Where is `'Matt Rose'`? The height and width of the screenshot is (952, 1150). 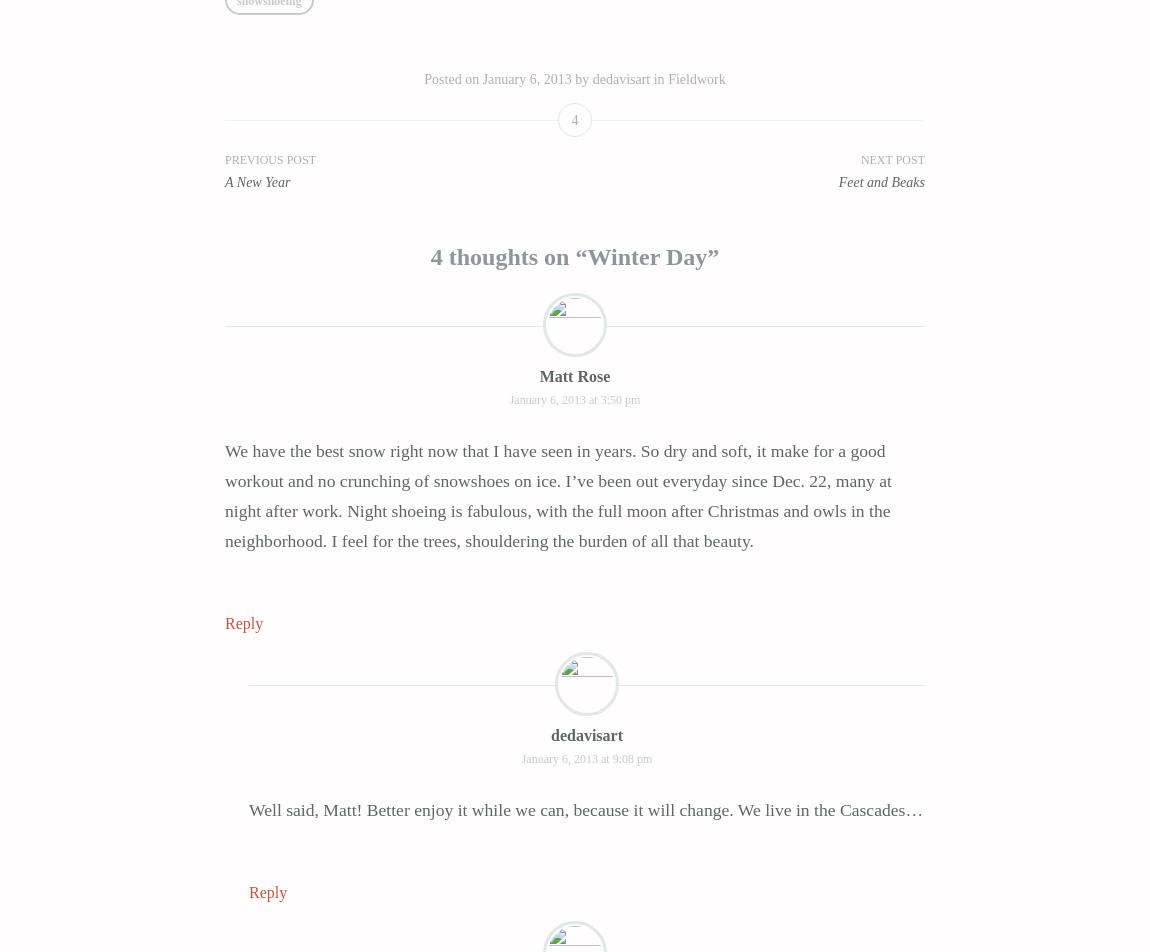
'Matt Rose' is located at coordinates (574, 375).